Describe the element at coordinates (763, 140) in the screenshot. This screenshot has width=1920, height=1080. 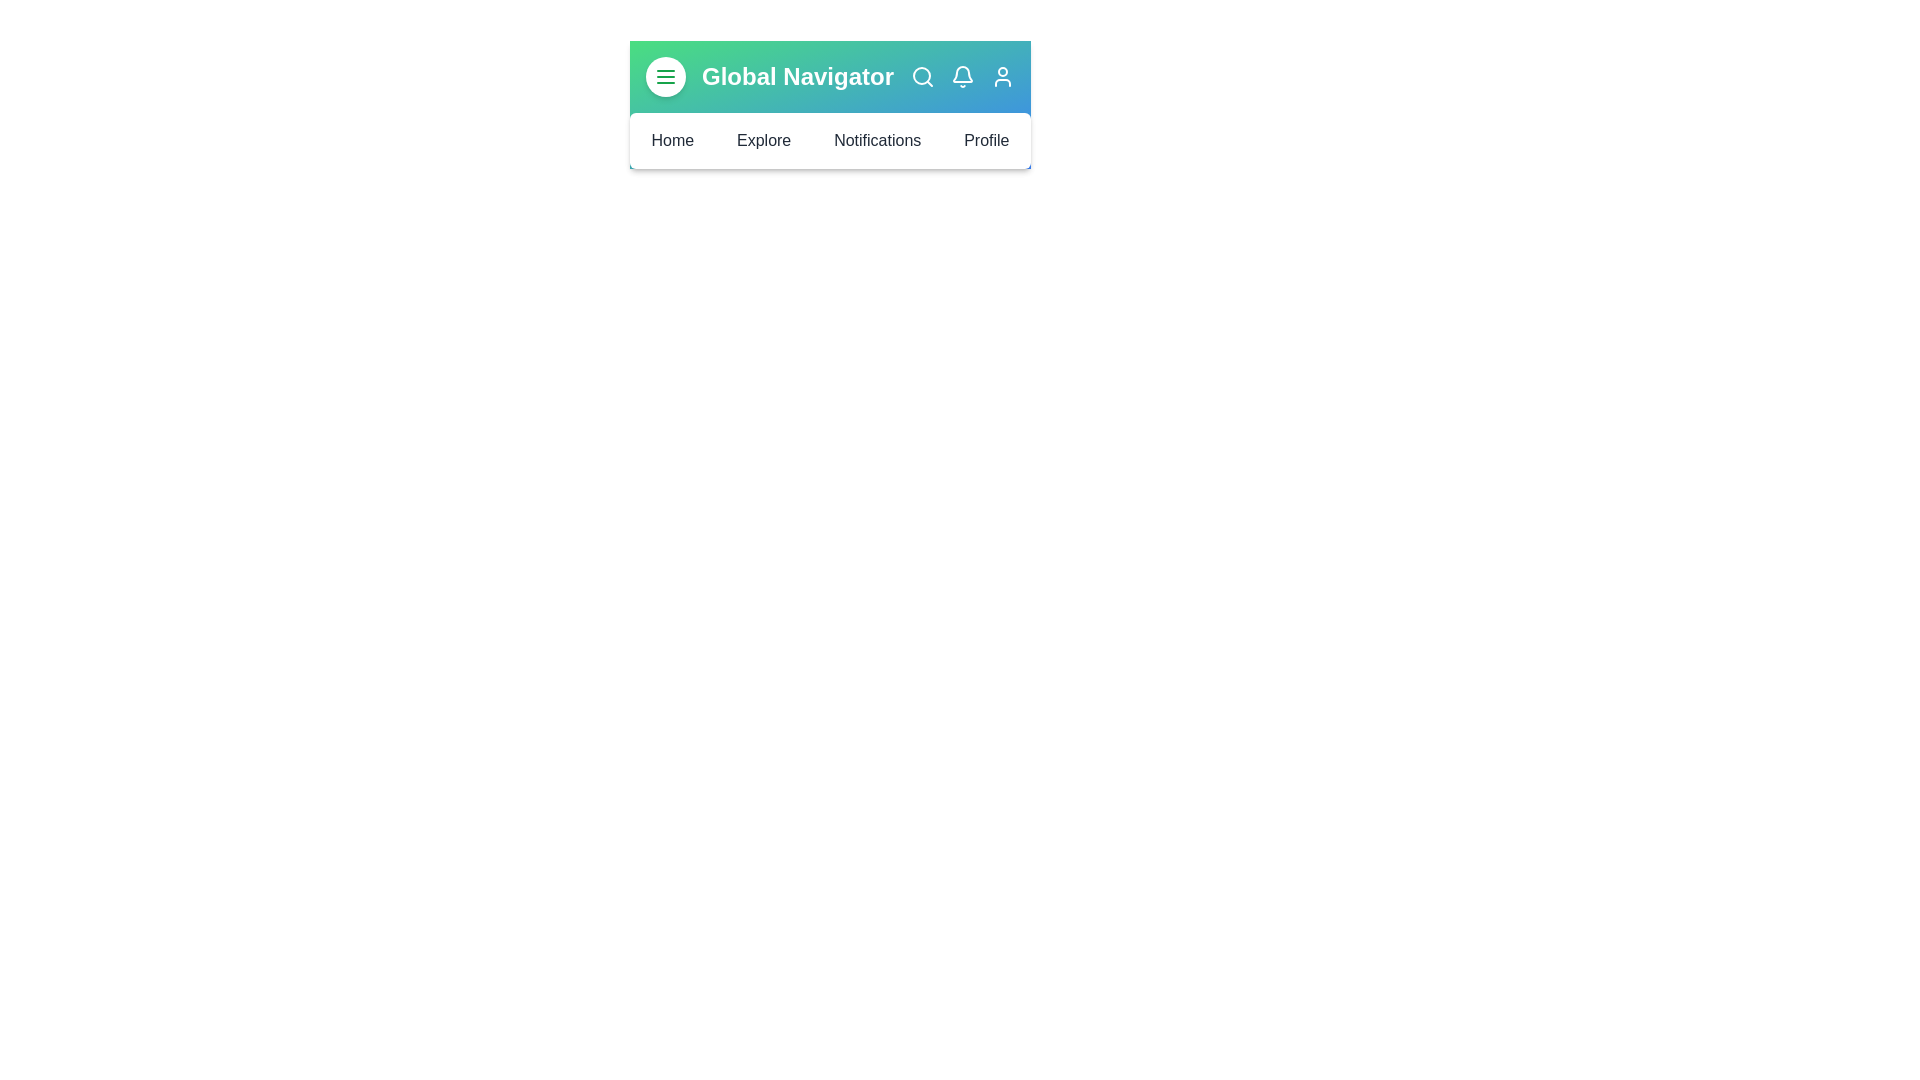
I see `the navigation menu item Explore to navigate to the corresponding section` at that location.